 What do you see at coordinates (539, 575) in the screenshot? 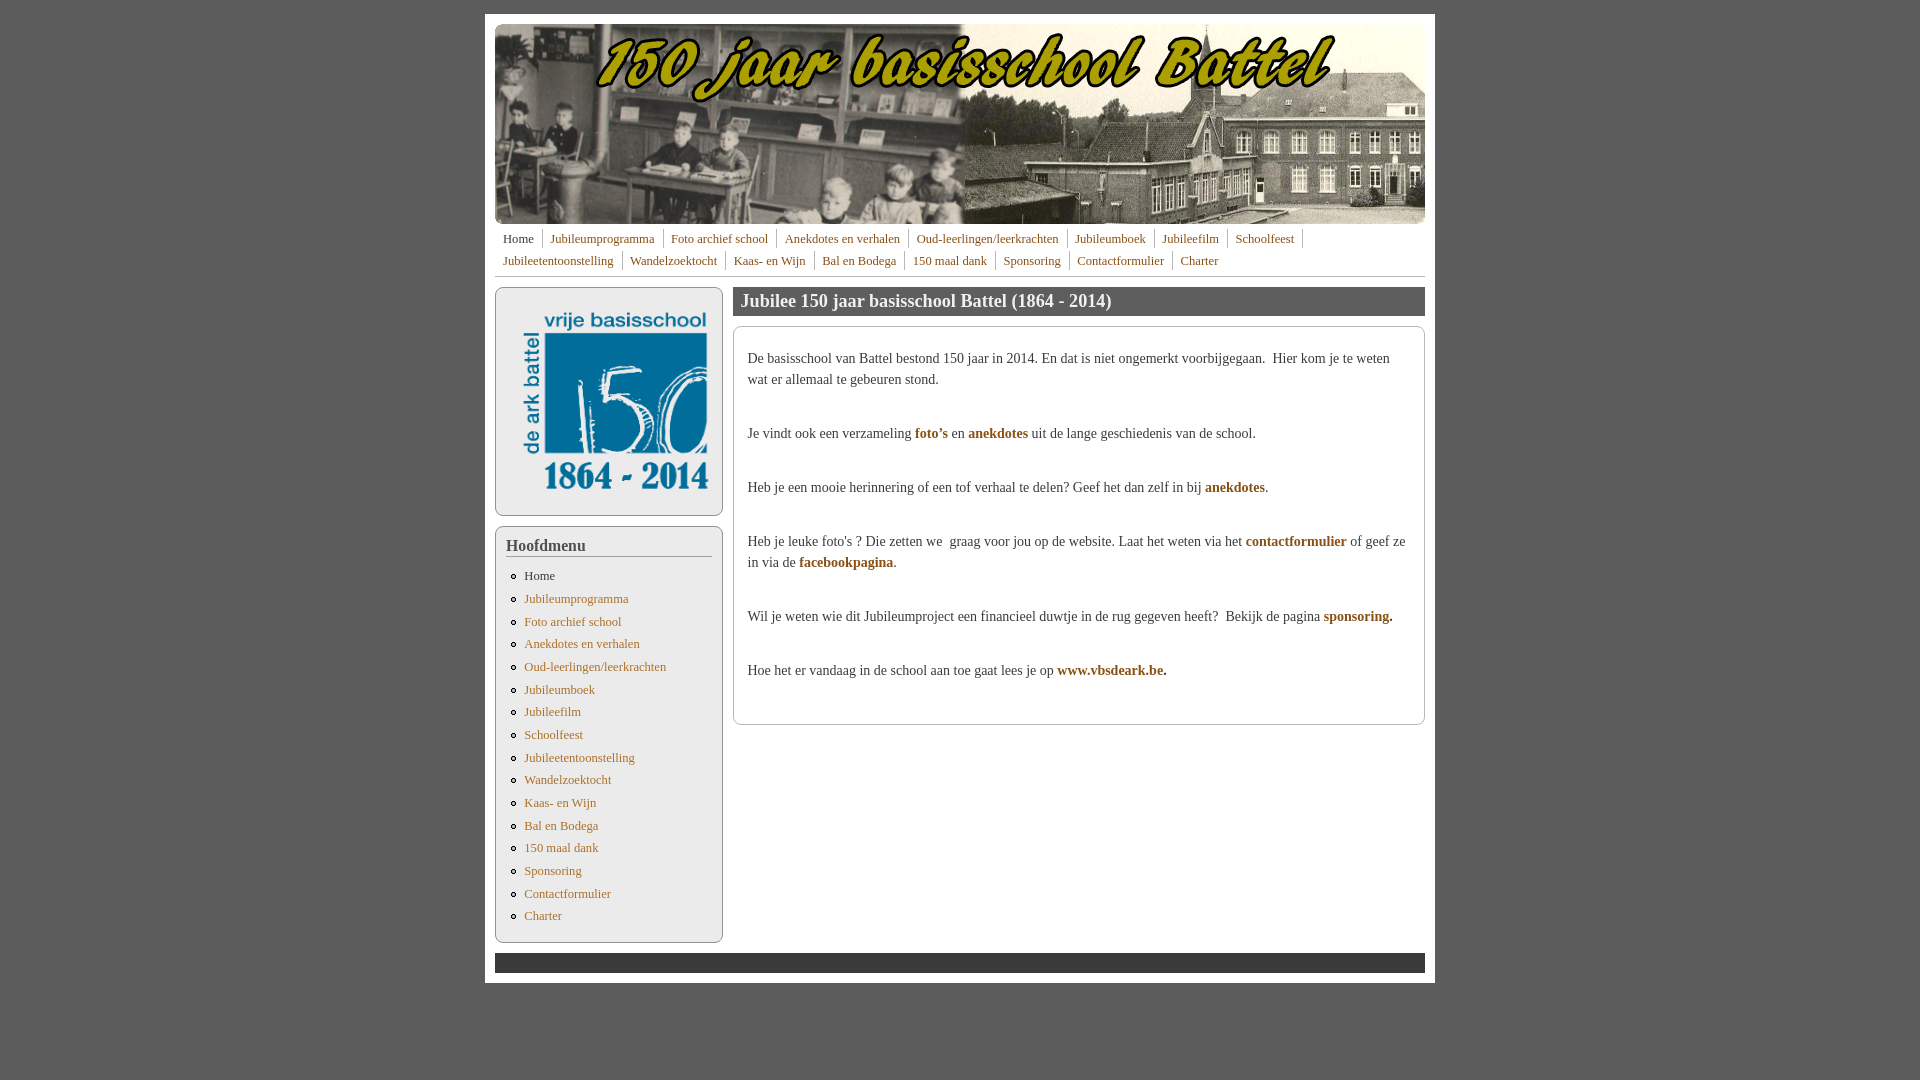
I see `'Home'` at bounding box center [539, 575].